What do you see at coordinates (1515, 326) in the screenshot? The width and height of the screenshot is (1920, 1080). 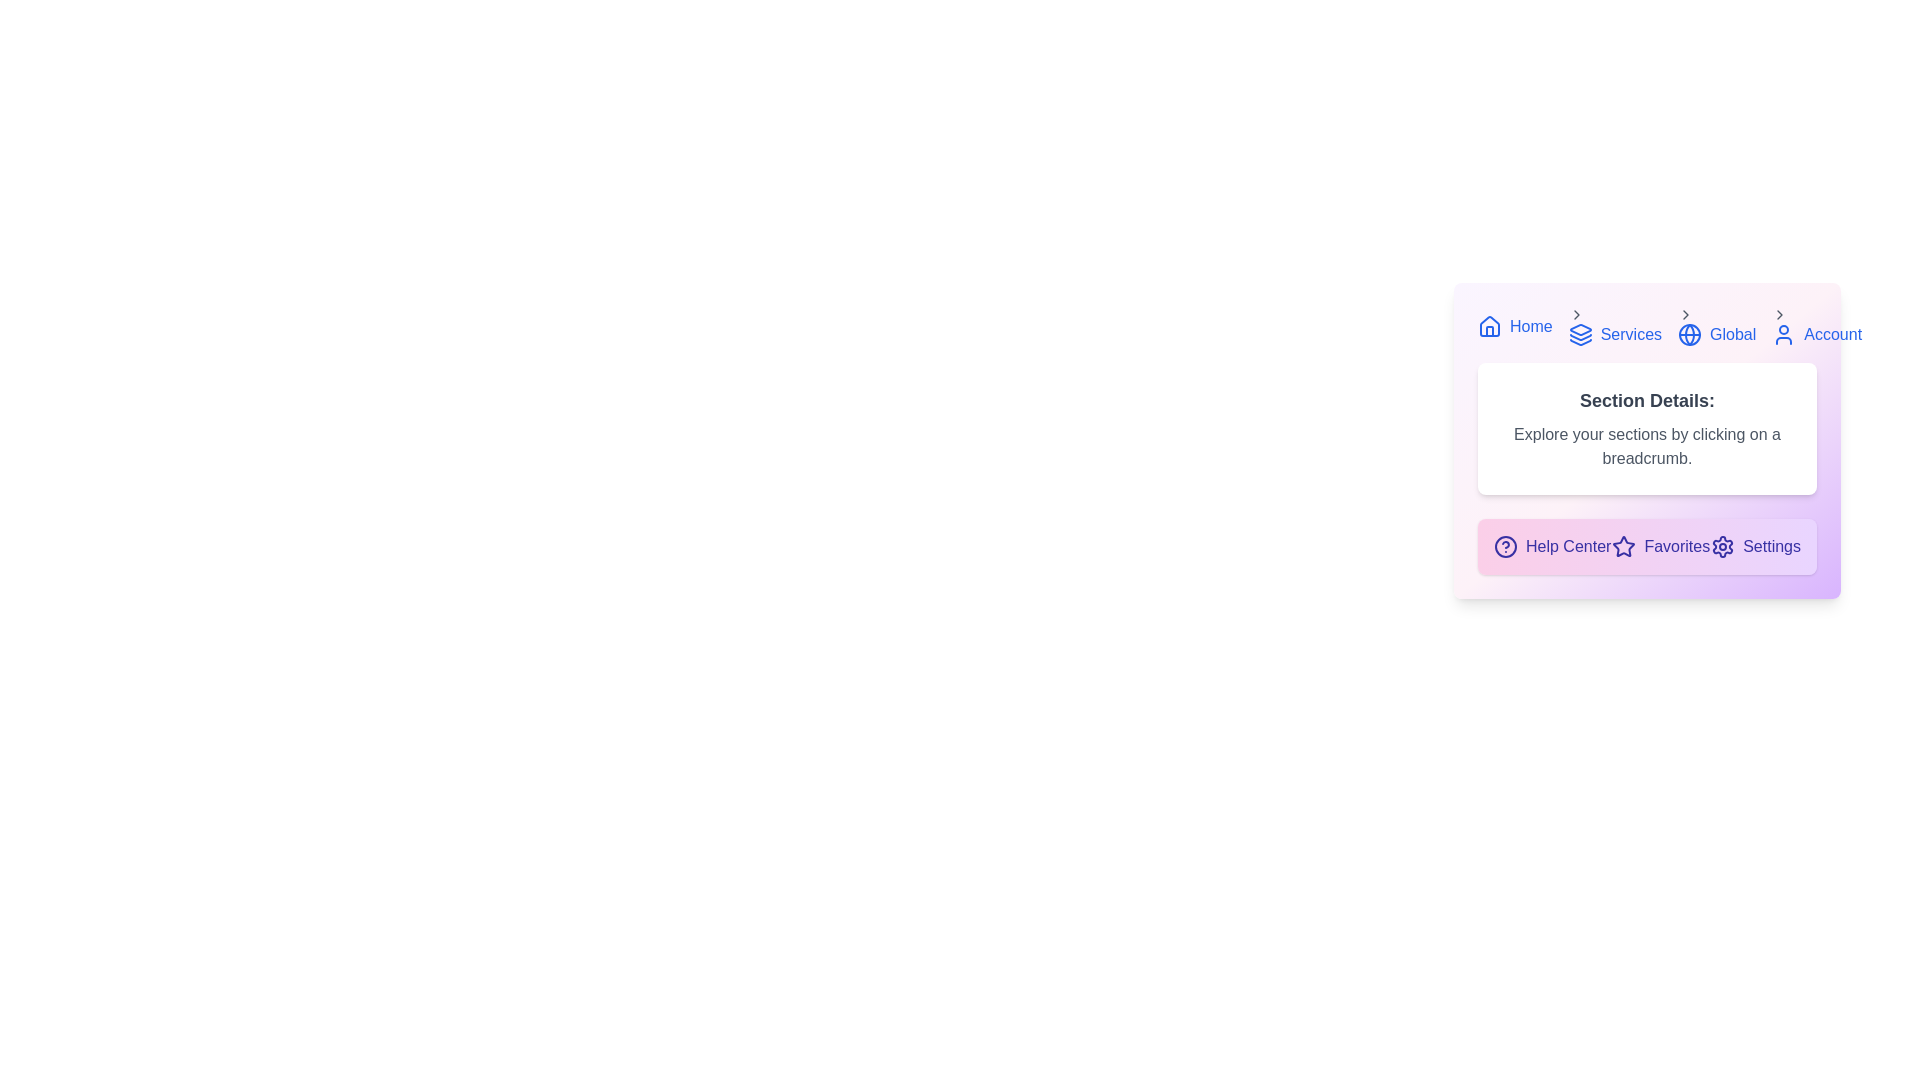 I see `the 'Home' breadcrumb link, which is the first item in the breadcrumb navigation bar at the top left, to trigger the visual underline effect` at bounding box center [1515, 326].